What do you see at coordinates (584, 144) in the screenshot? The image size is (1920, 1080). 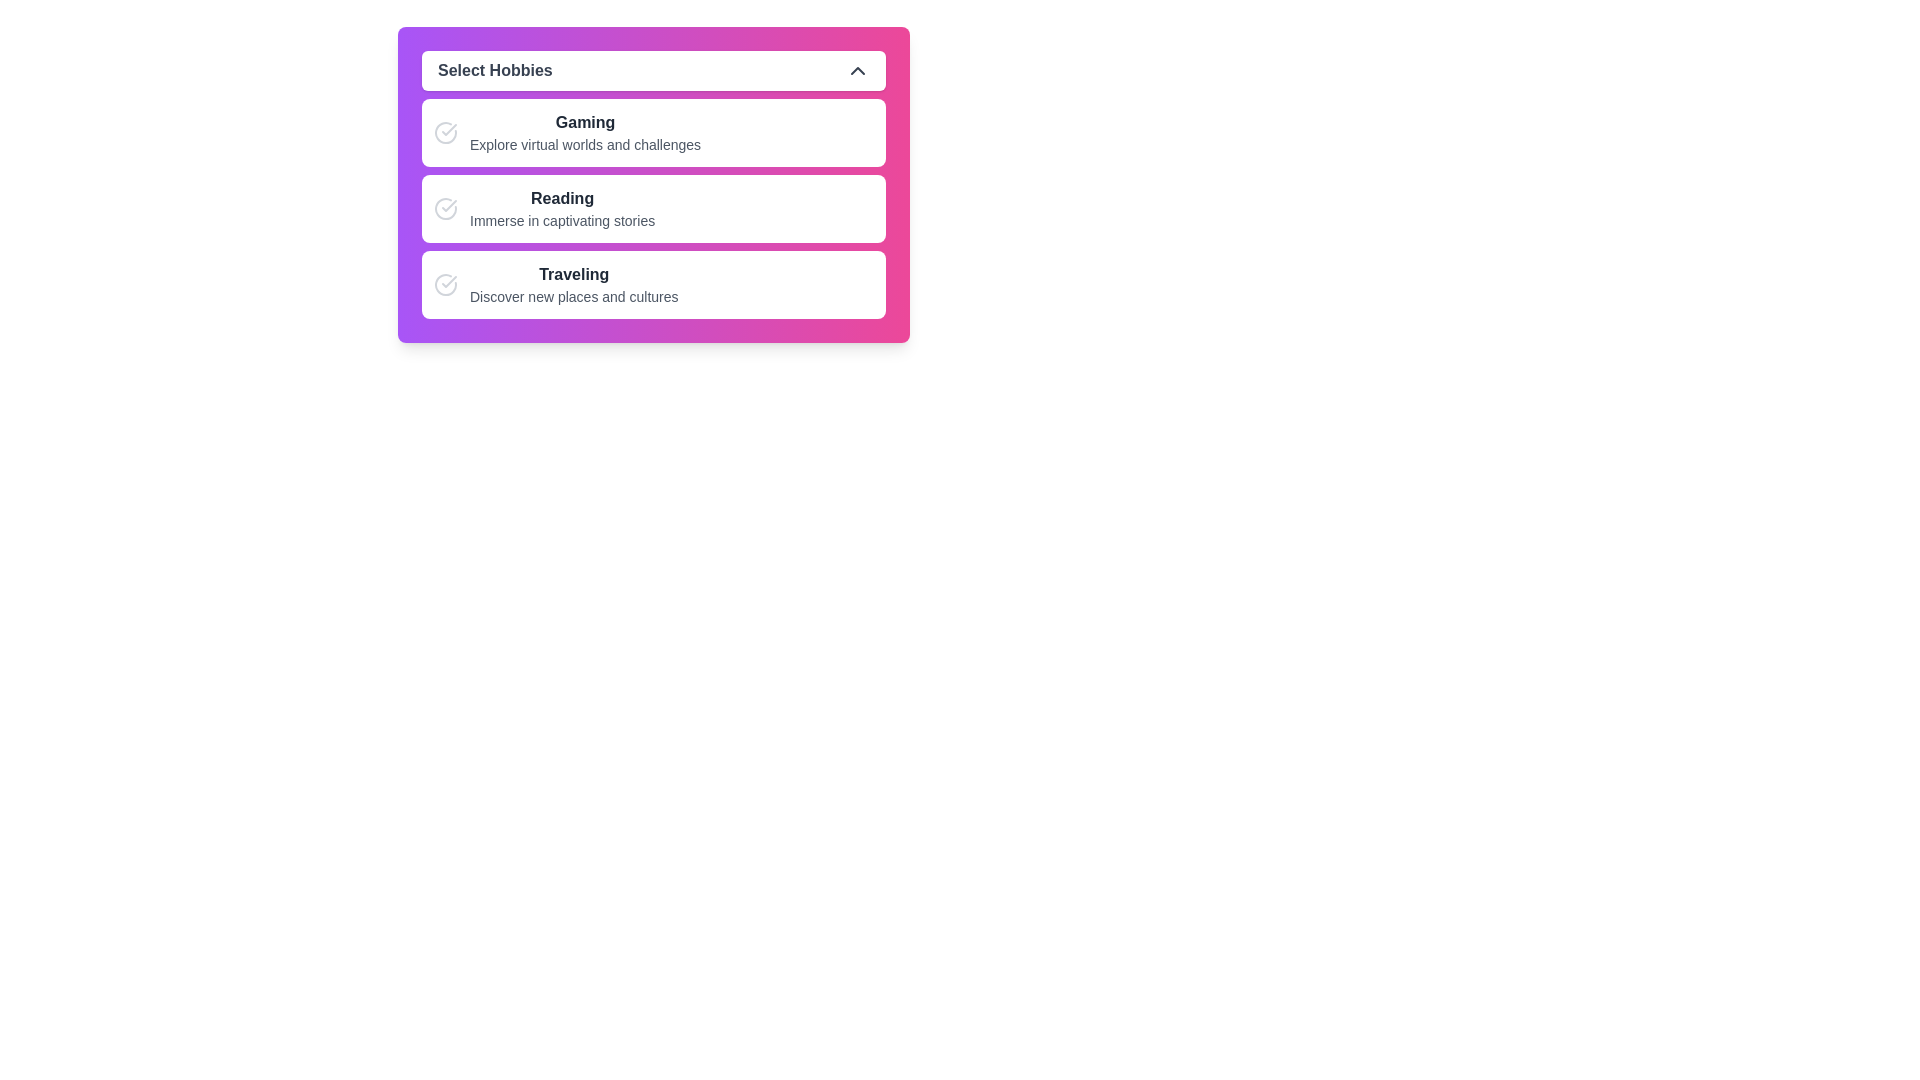 I see `description of the text label that provides additional information about the 'Gaming' option, which contains the text: 'Explore virtual worlds and challenges'` at bounding box center [584, 144].